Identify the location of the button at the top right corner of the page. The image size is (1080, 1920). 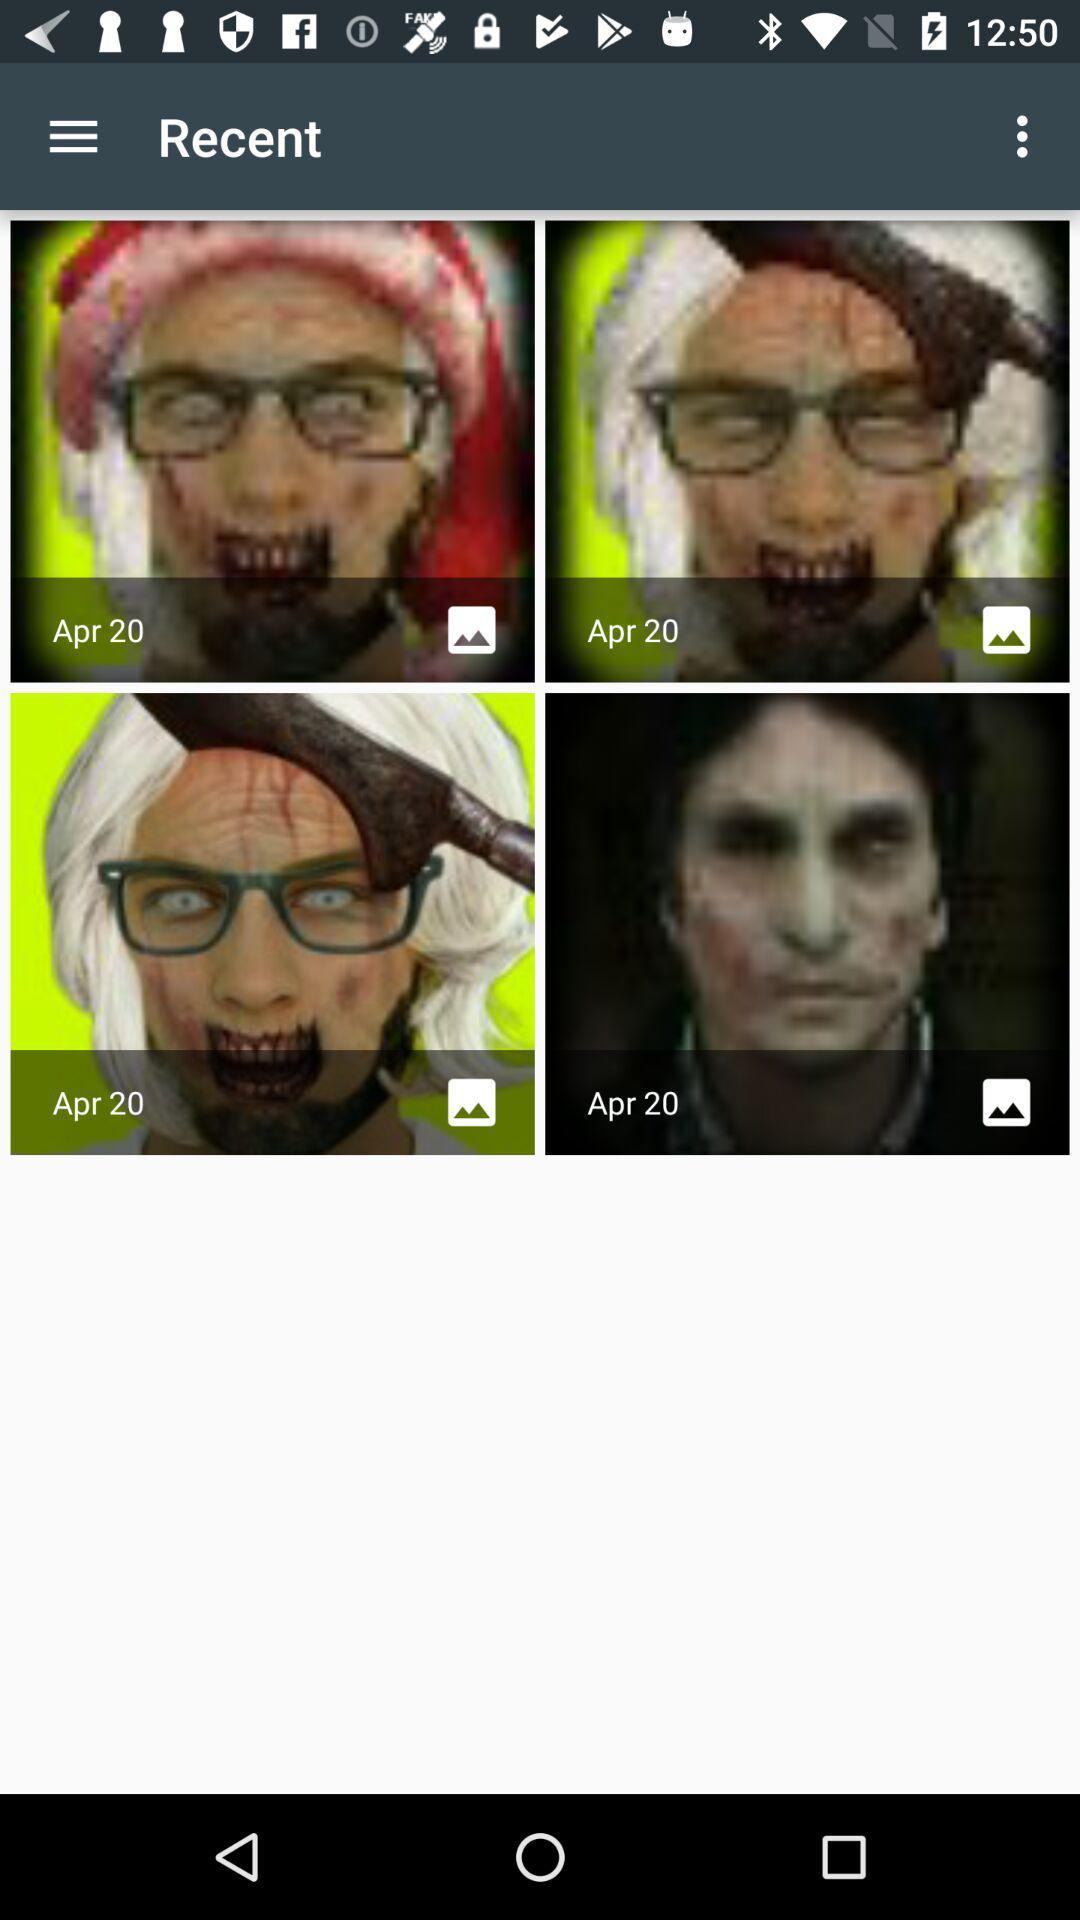
(1027, 136).